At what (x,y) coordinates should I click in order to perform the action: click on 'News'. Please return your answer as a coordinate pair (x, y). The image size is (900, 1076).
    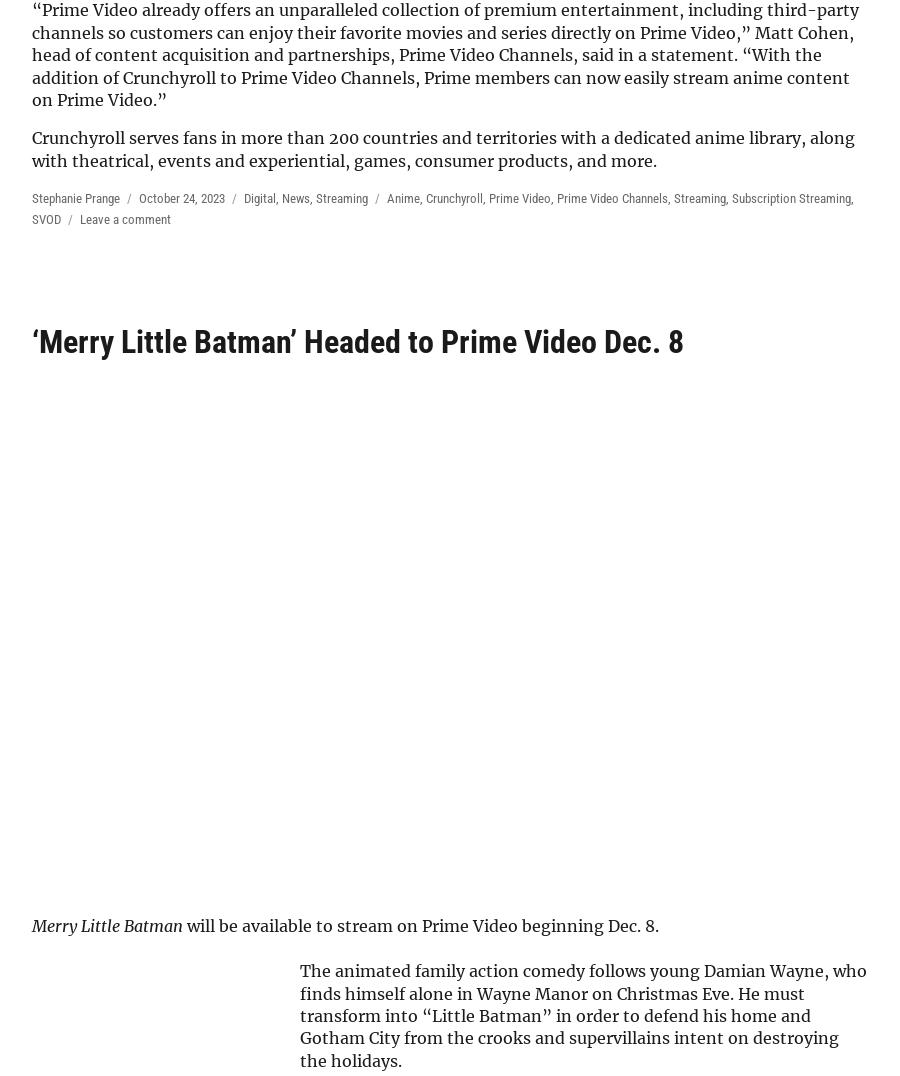
    Looking at the image, I should click on (295, 197).